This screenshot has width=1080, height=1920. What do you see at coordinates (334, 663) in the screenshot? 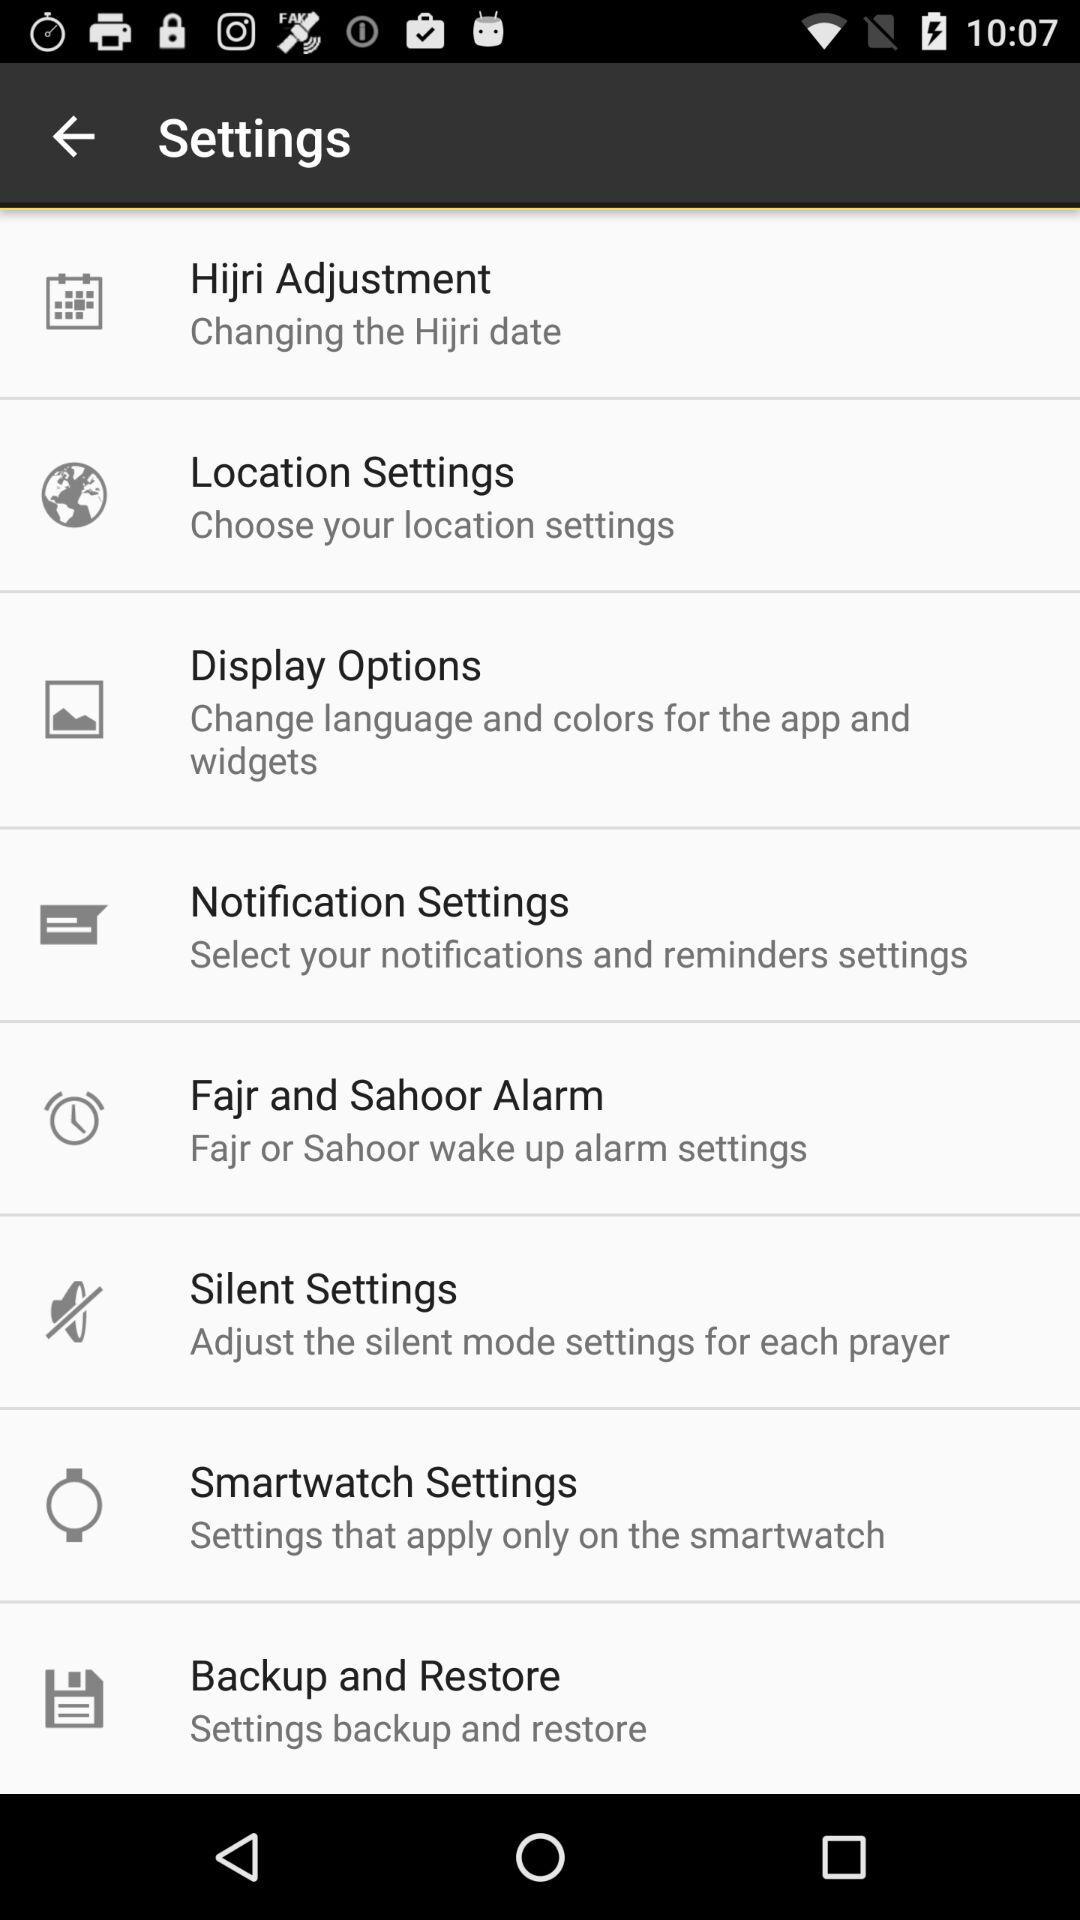
I see `icon below the choose your location icon` at bounding box center [334, 663].